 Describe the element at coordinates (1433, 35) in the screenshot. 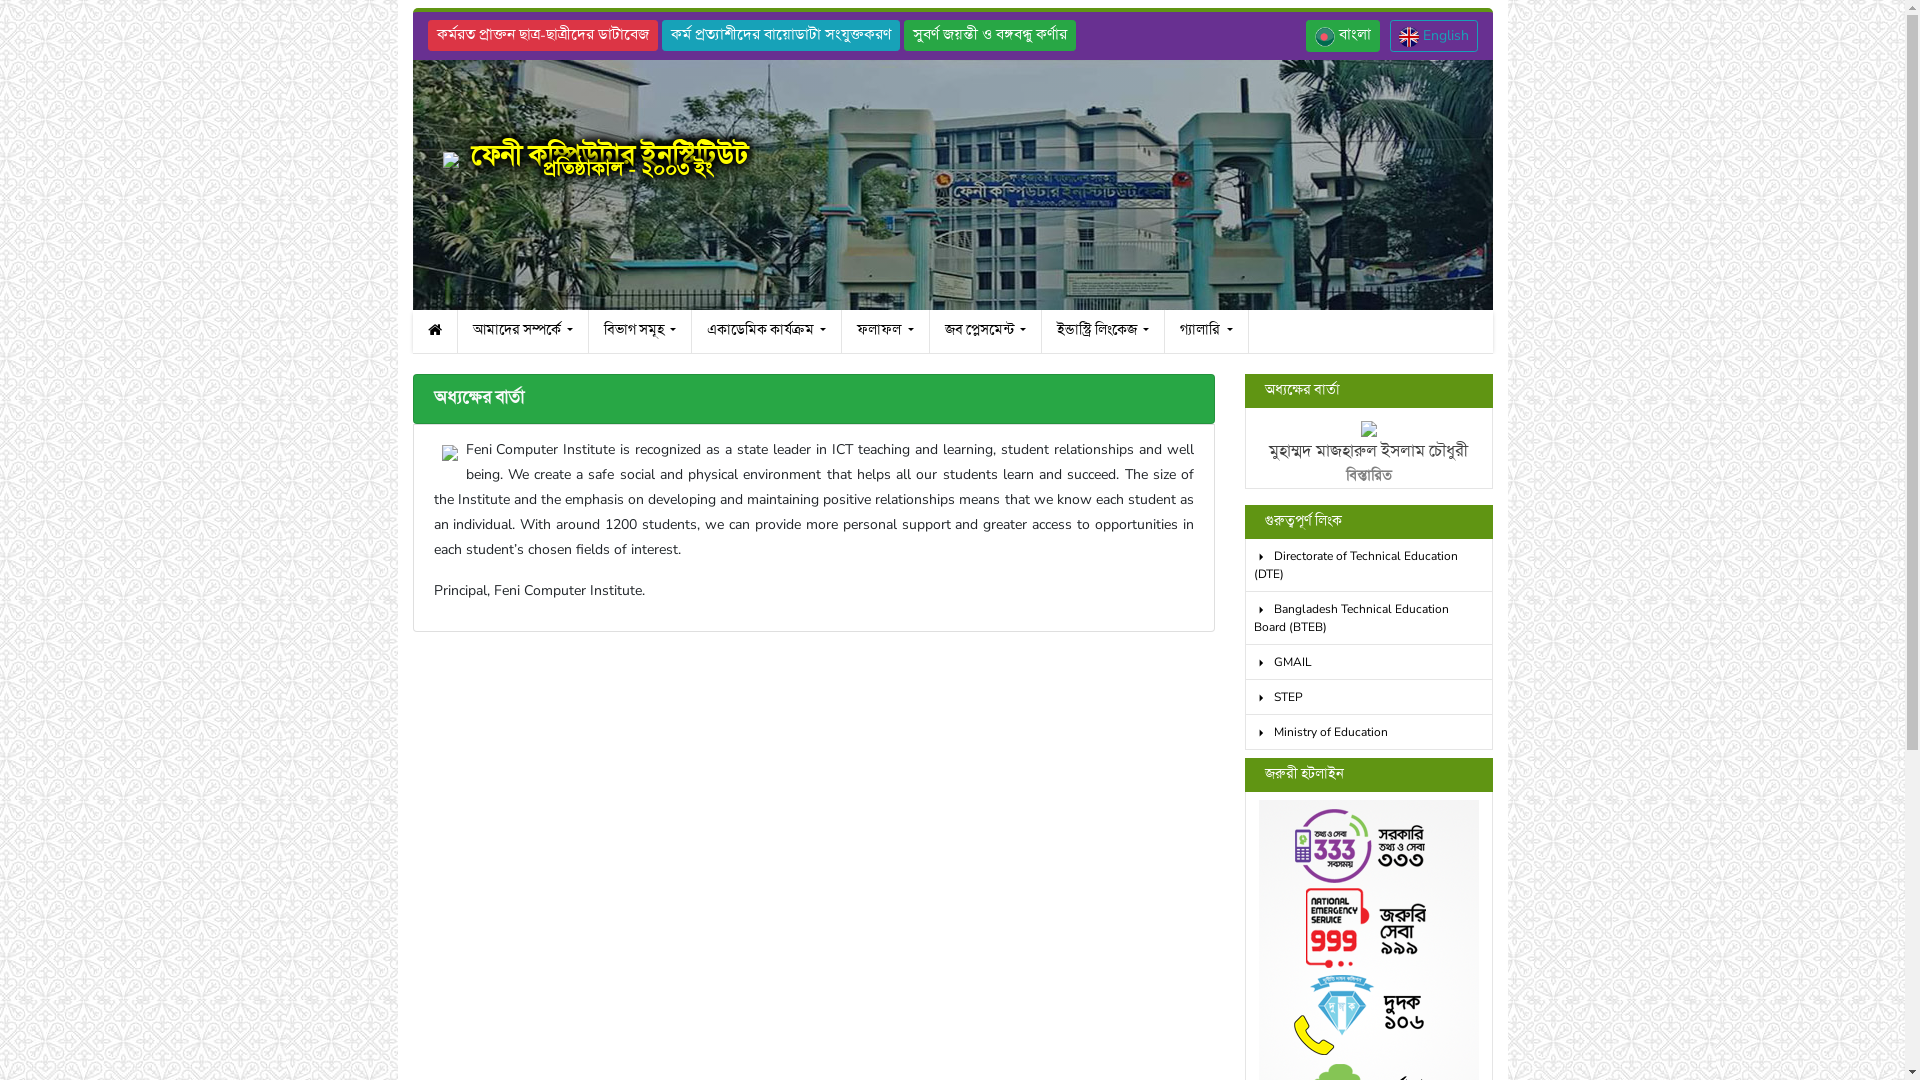

I see `' English'` at that location.